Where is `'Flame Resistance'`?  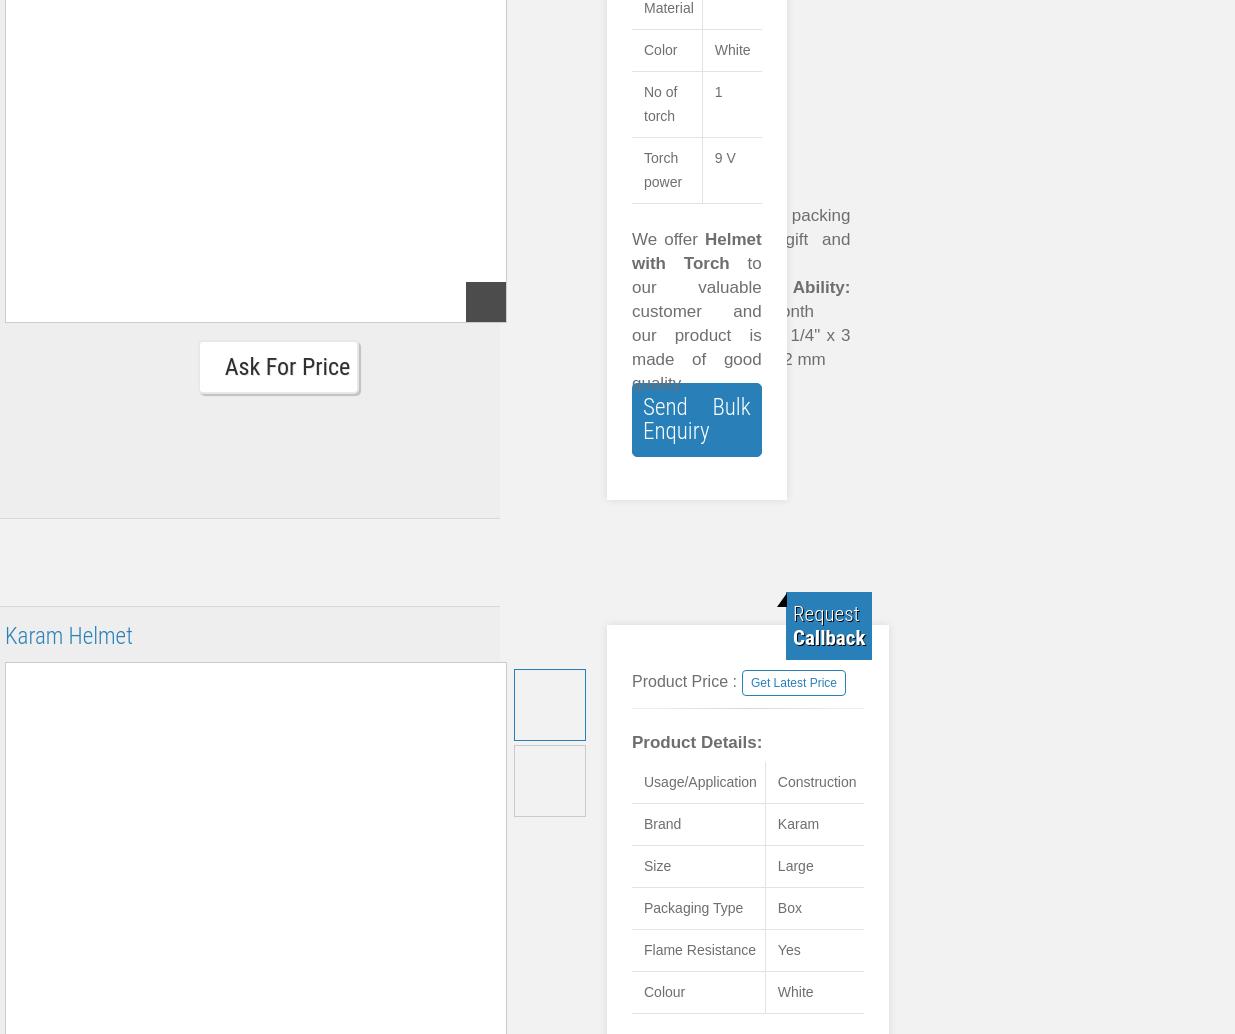
'Flame Resistance' is located at coordinates (699, 949).